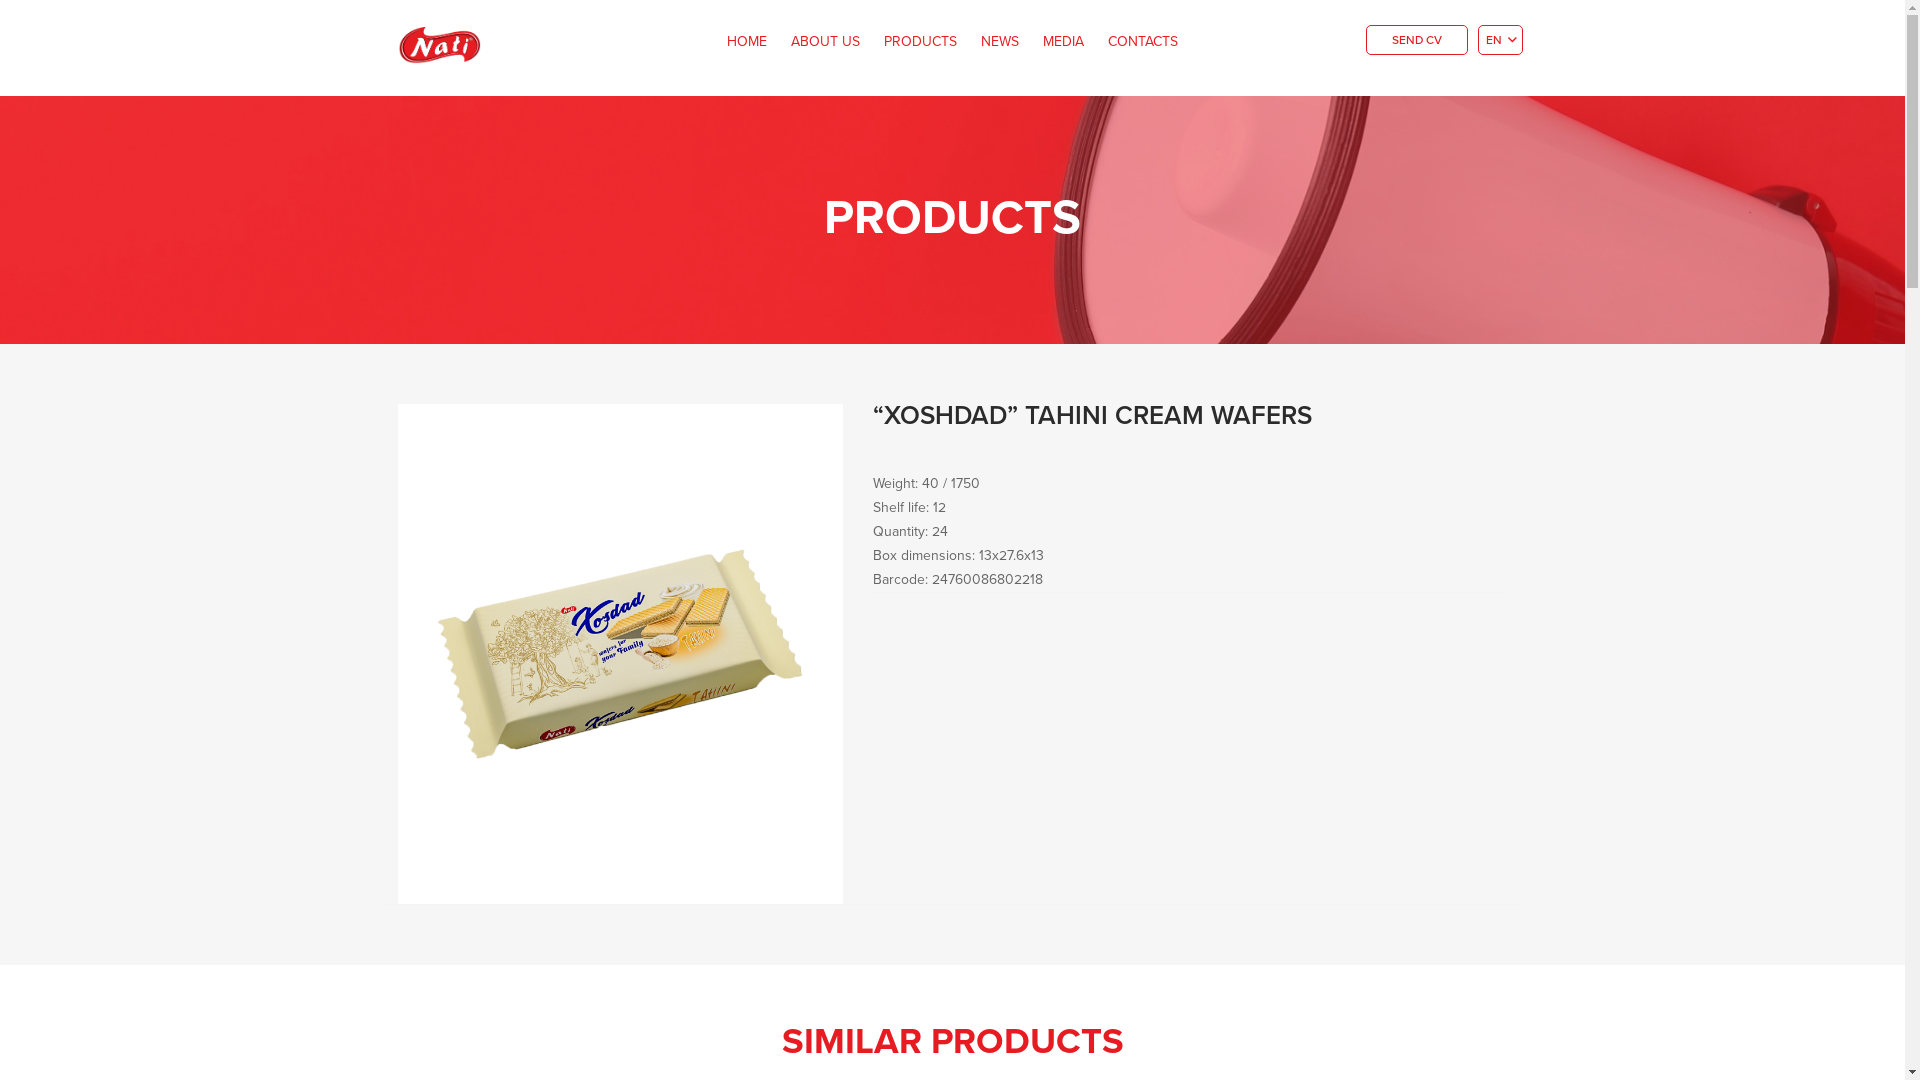 This screenshot has width=1920, height=1080. I want to click on 'SEND CV', so click(1415, 39).